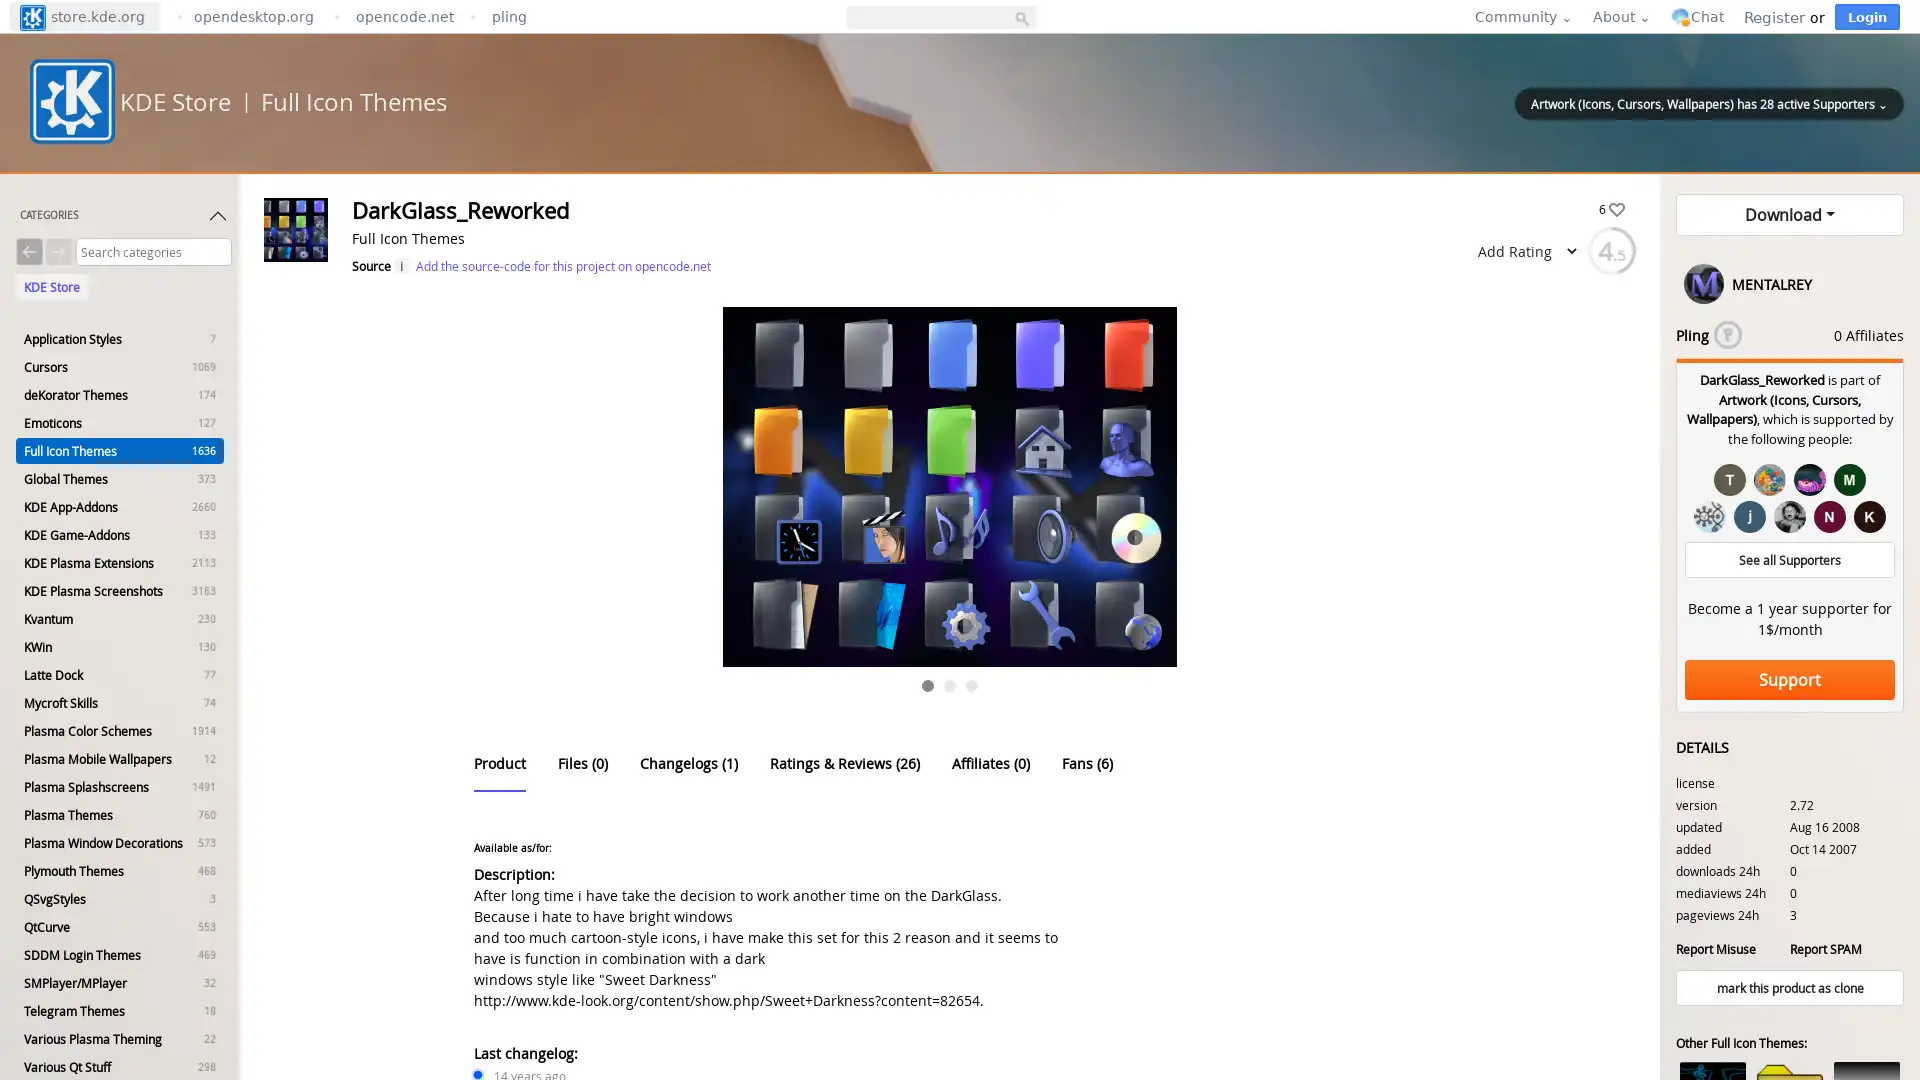 The image size is (1920, 1080). What do you see at coordinates (123, 219) in the screenshot?
I see `CATEGORIES` at bounding box center [123, 219].